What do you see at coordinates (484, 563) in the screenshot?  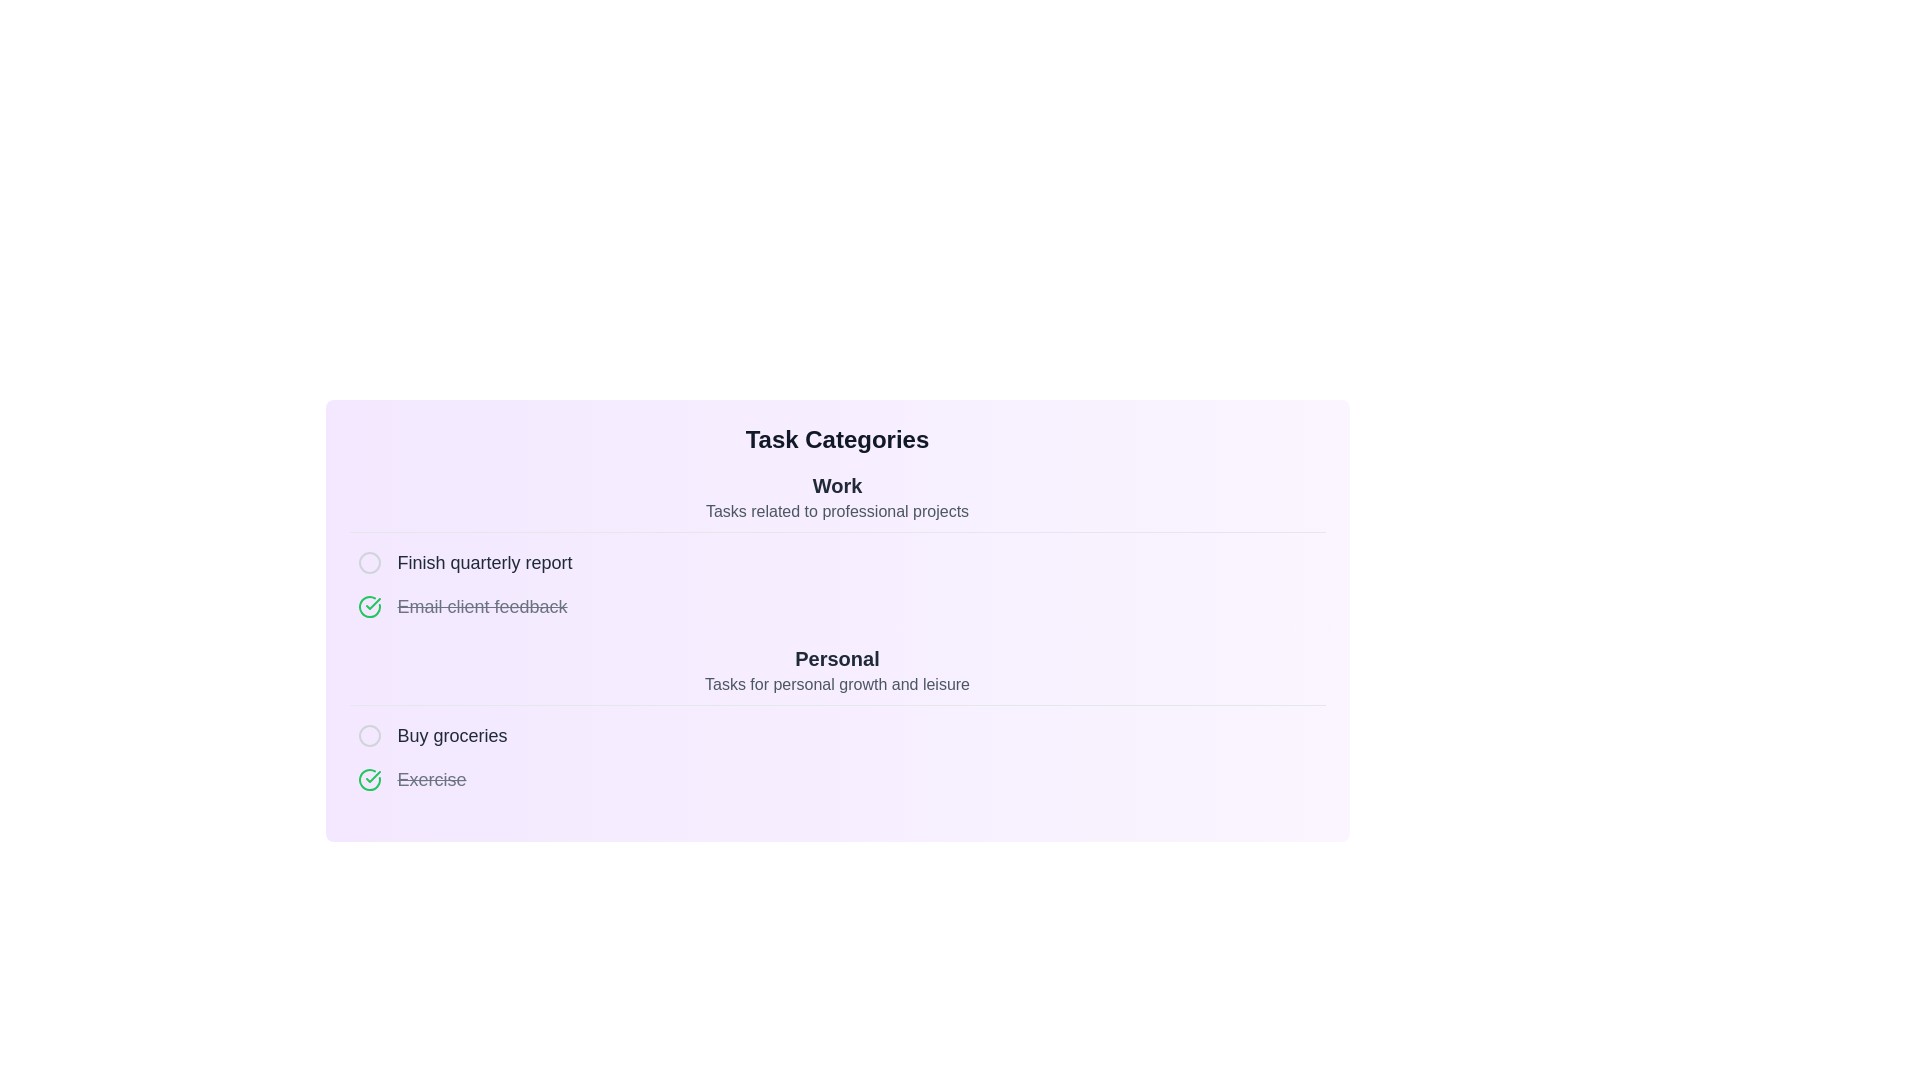 I see `text label that says 'Finish quarterly report', which is the second item in the list under the 'Work' category` at bounding box center [484, 563].